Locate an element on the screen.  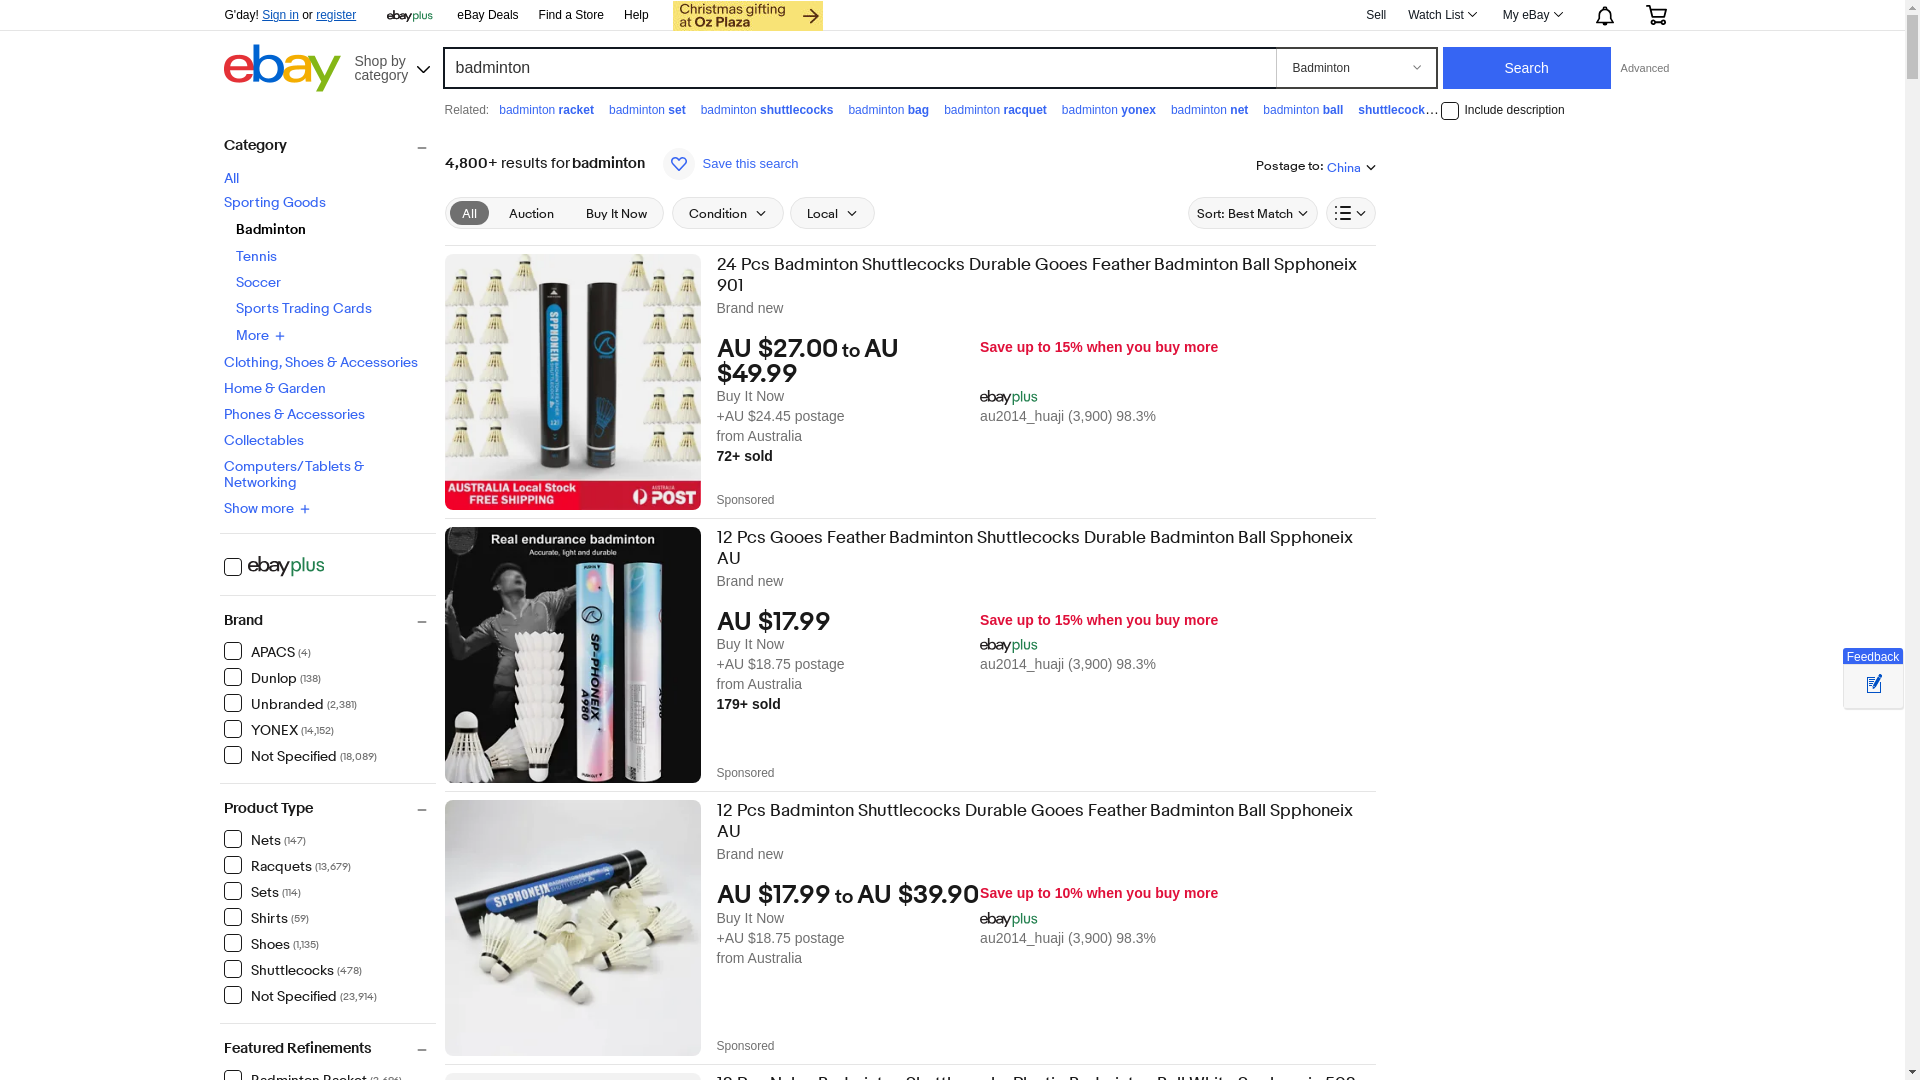
'Sign in' is located at coordinates (261, 15).